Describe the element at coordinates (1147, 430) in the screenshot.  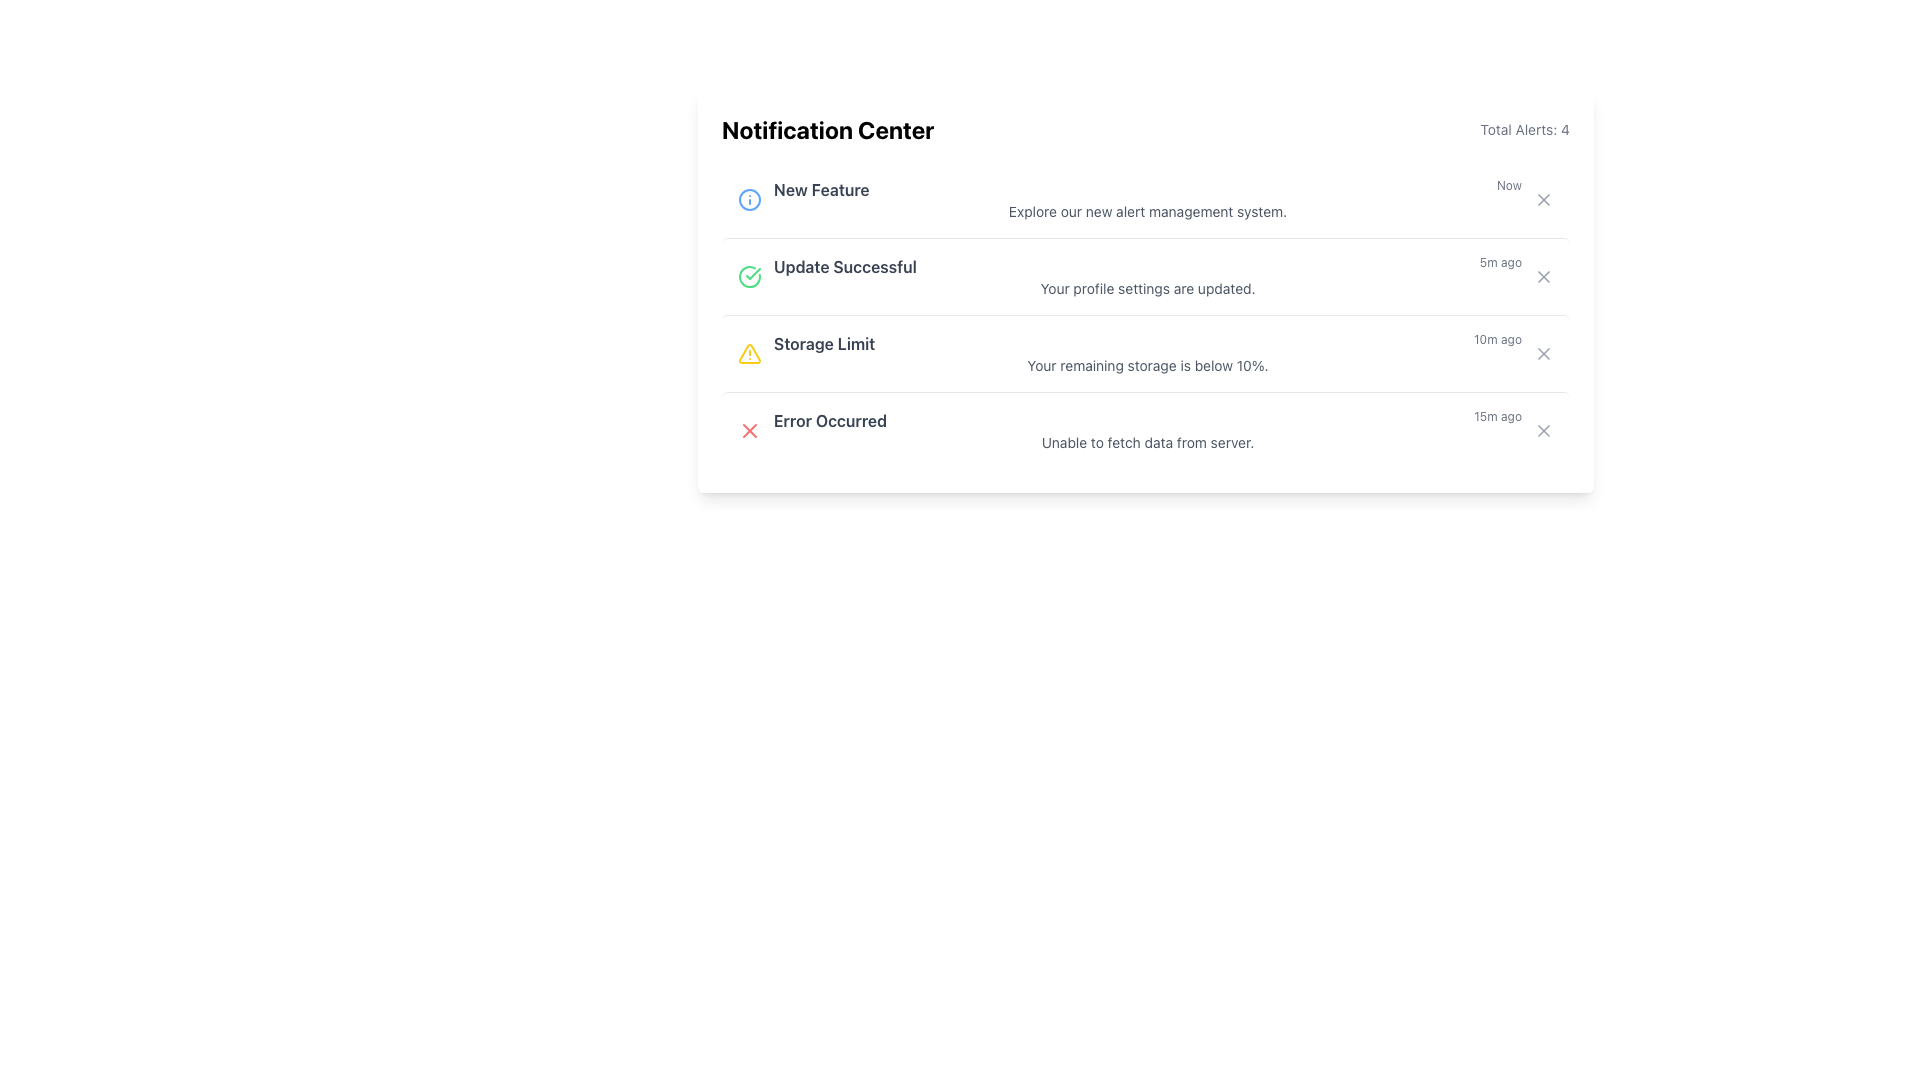
I see `the error notification titled 'Error Occurred' by clicking on it, which is the last entry in the notification center` at that location.